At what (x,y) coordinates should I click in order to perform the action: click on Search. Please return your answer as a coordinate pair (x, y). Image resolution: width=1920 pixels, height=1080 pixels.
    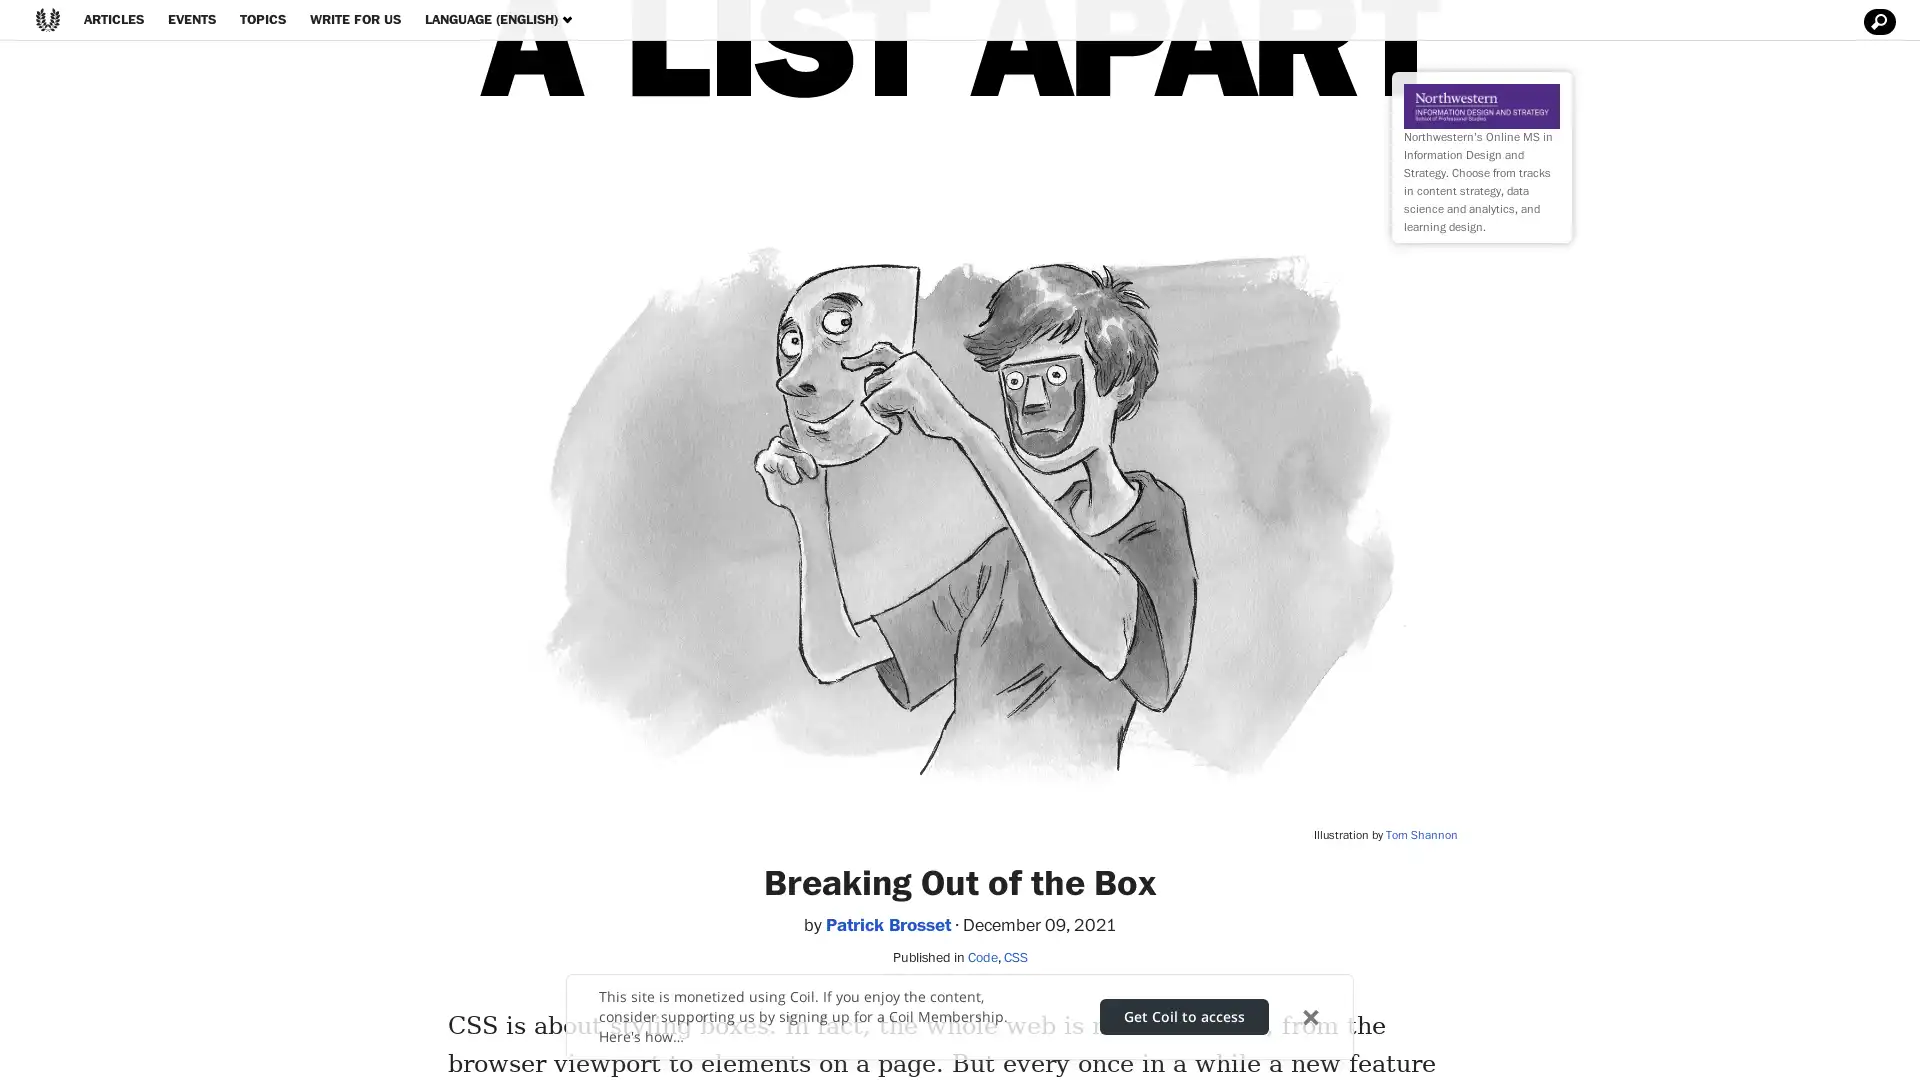
    Looking at the image, I should click on (1876, 22).